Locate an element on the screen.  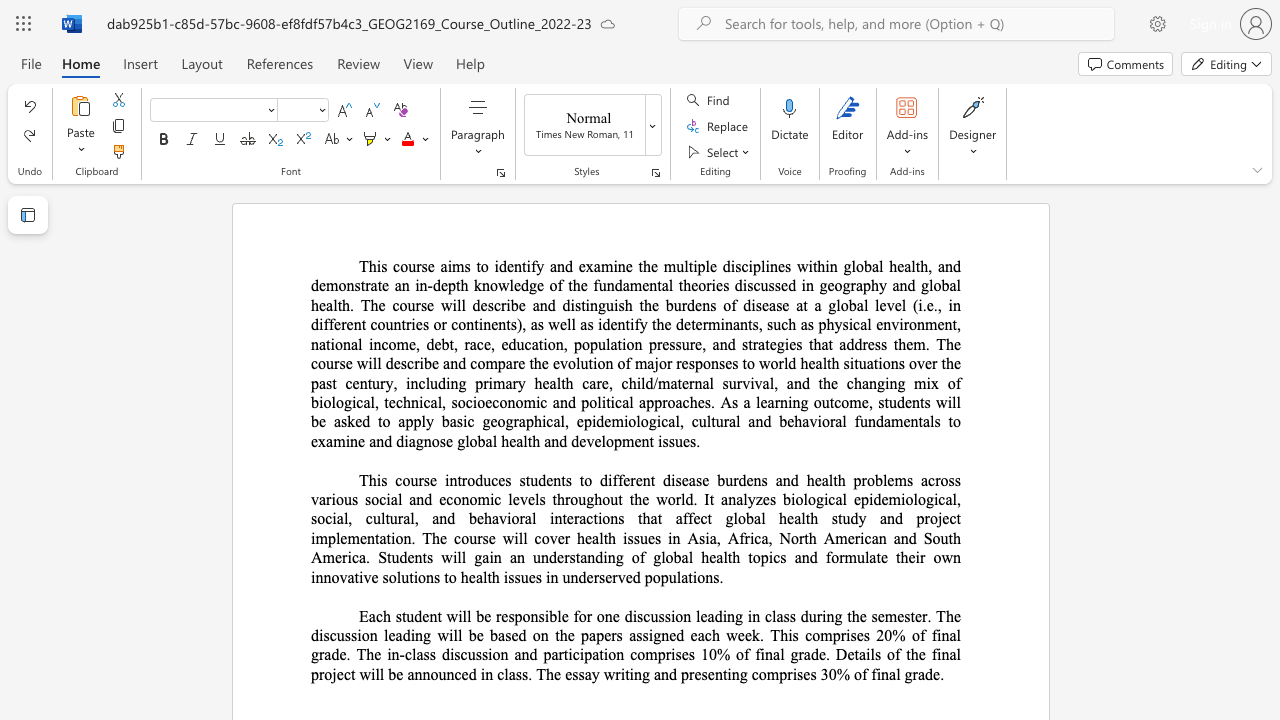
the subset text "be asked to apply basic" within the text "outcome, students will be asked to apply basic" is located at coordinates (310, 420).